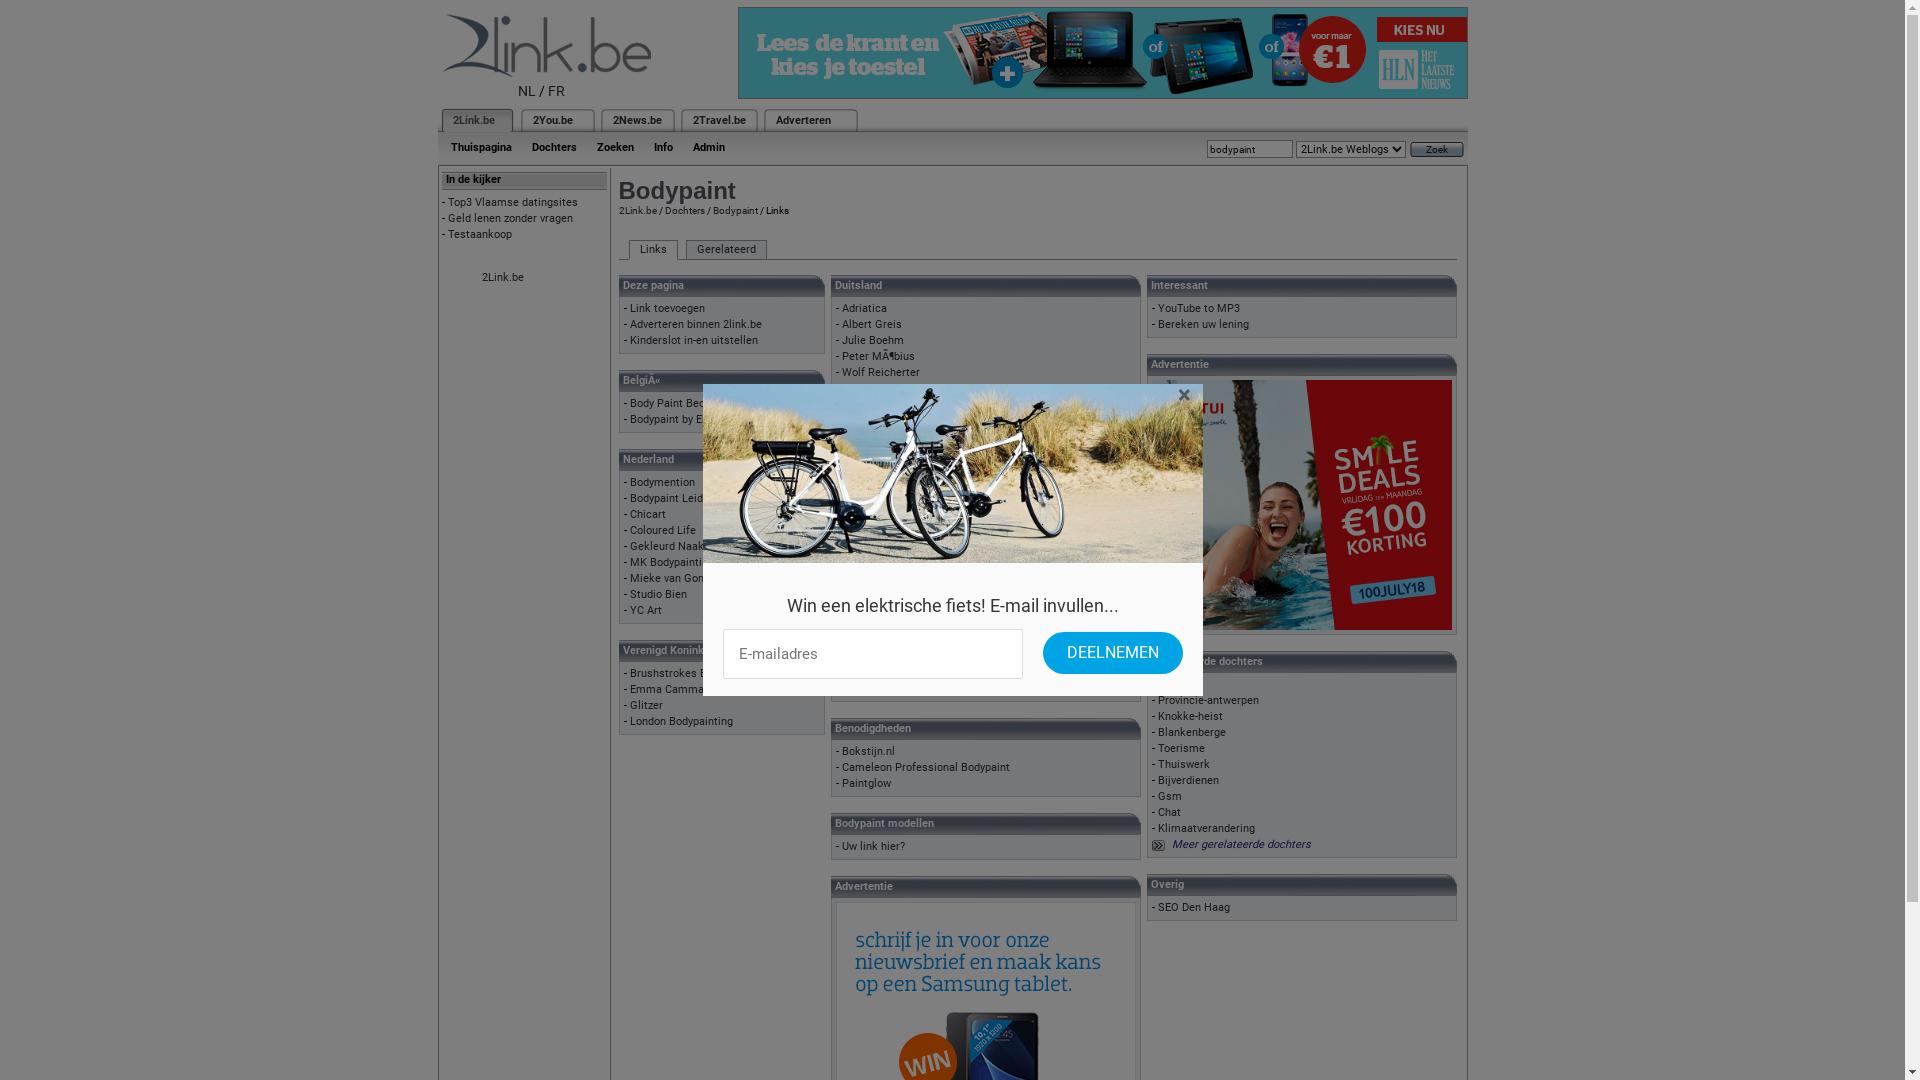  I want to click on 'Coloured Life', so click(662, 529).